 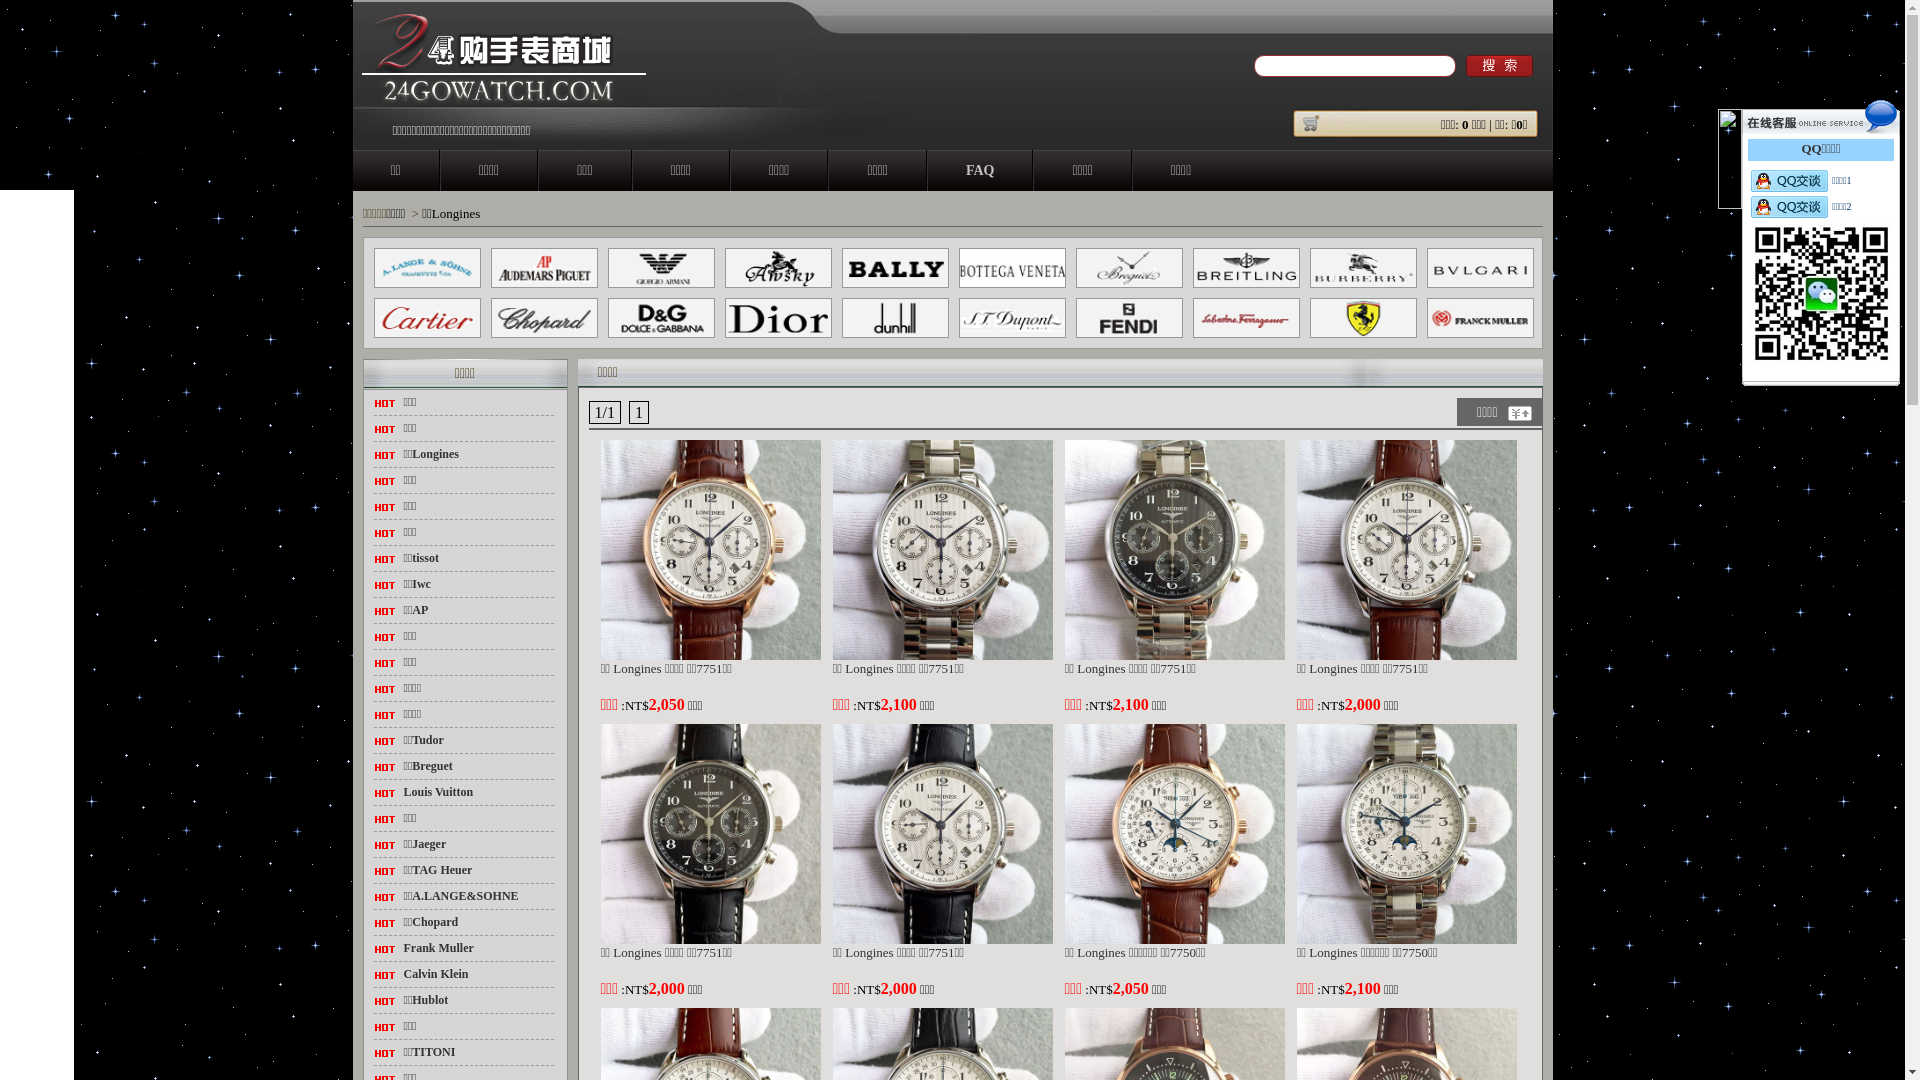 What do you see at coordinates (402, 973) in the screenshot?
I see `'Calvin Klein'` at bounding box center [402, 973].